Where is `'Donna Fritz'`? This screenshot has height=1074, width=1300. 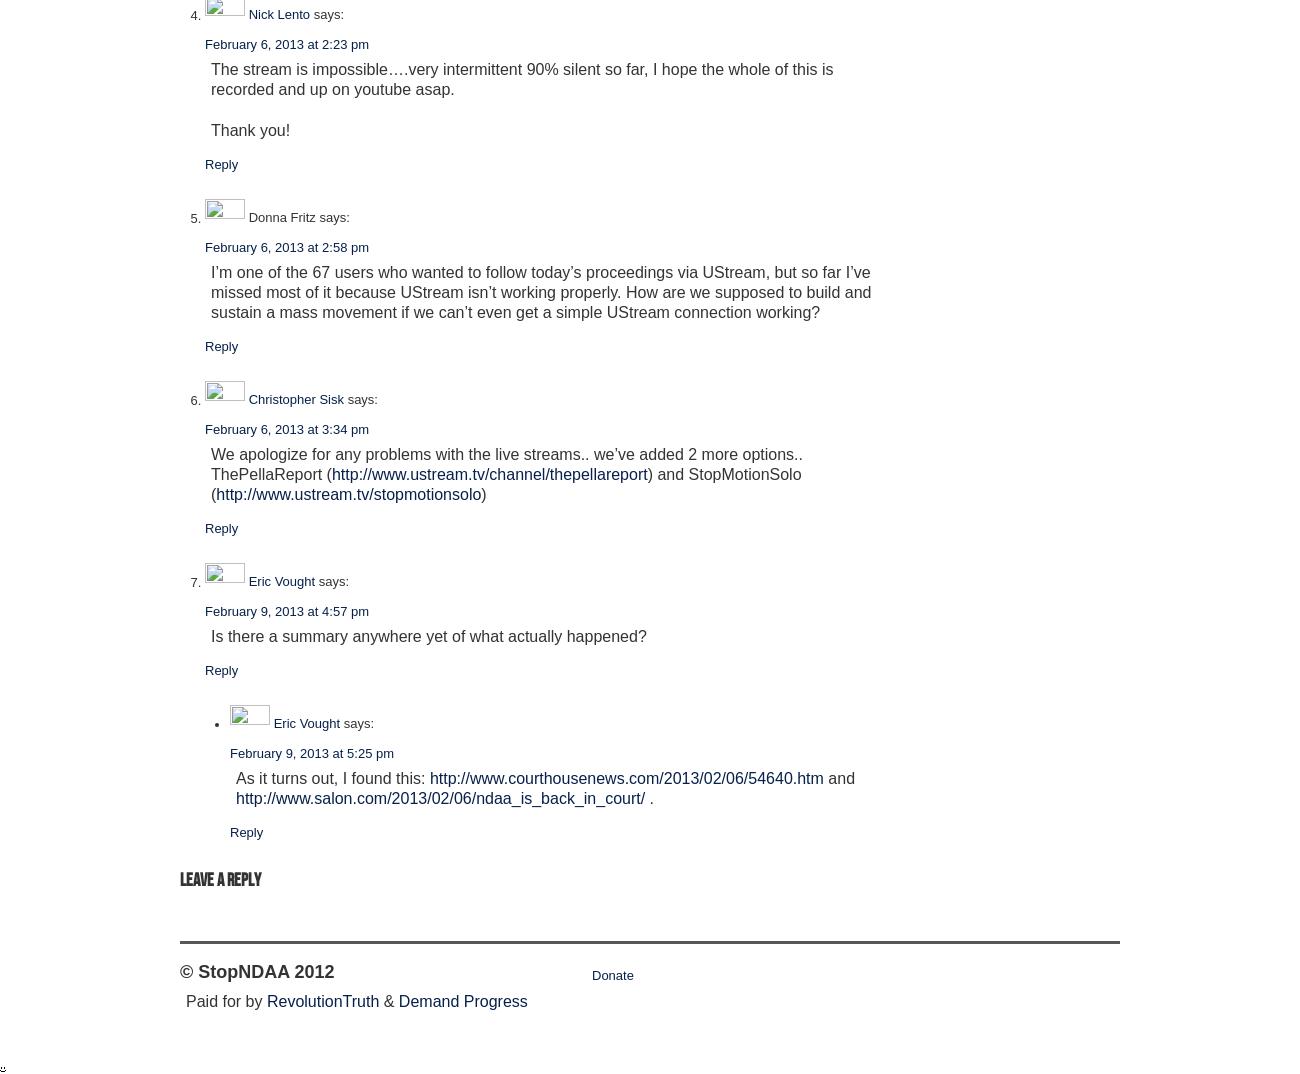 'Donna Fritz' is located at coordinates (281, 216).